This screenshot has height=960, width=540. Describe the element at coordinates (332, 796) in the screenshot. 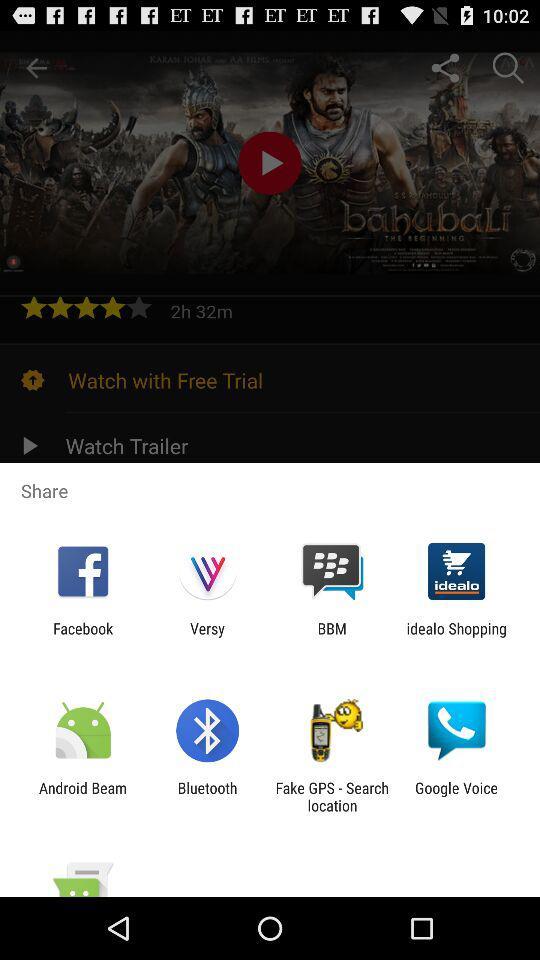

I see `the app to the left of the google voice app` at that location.